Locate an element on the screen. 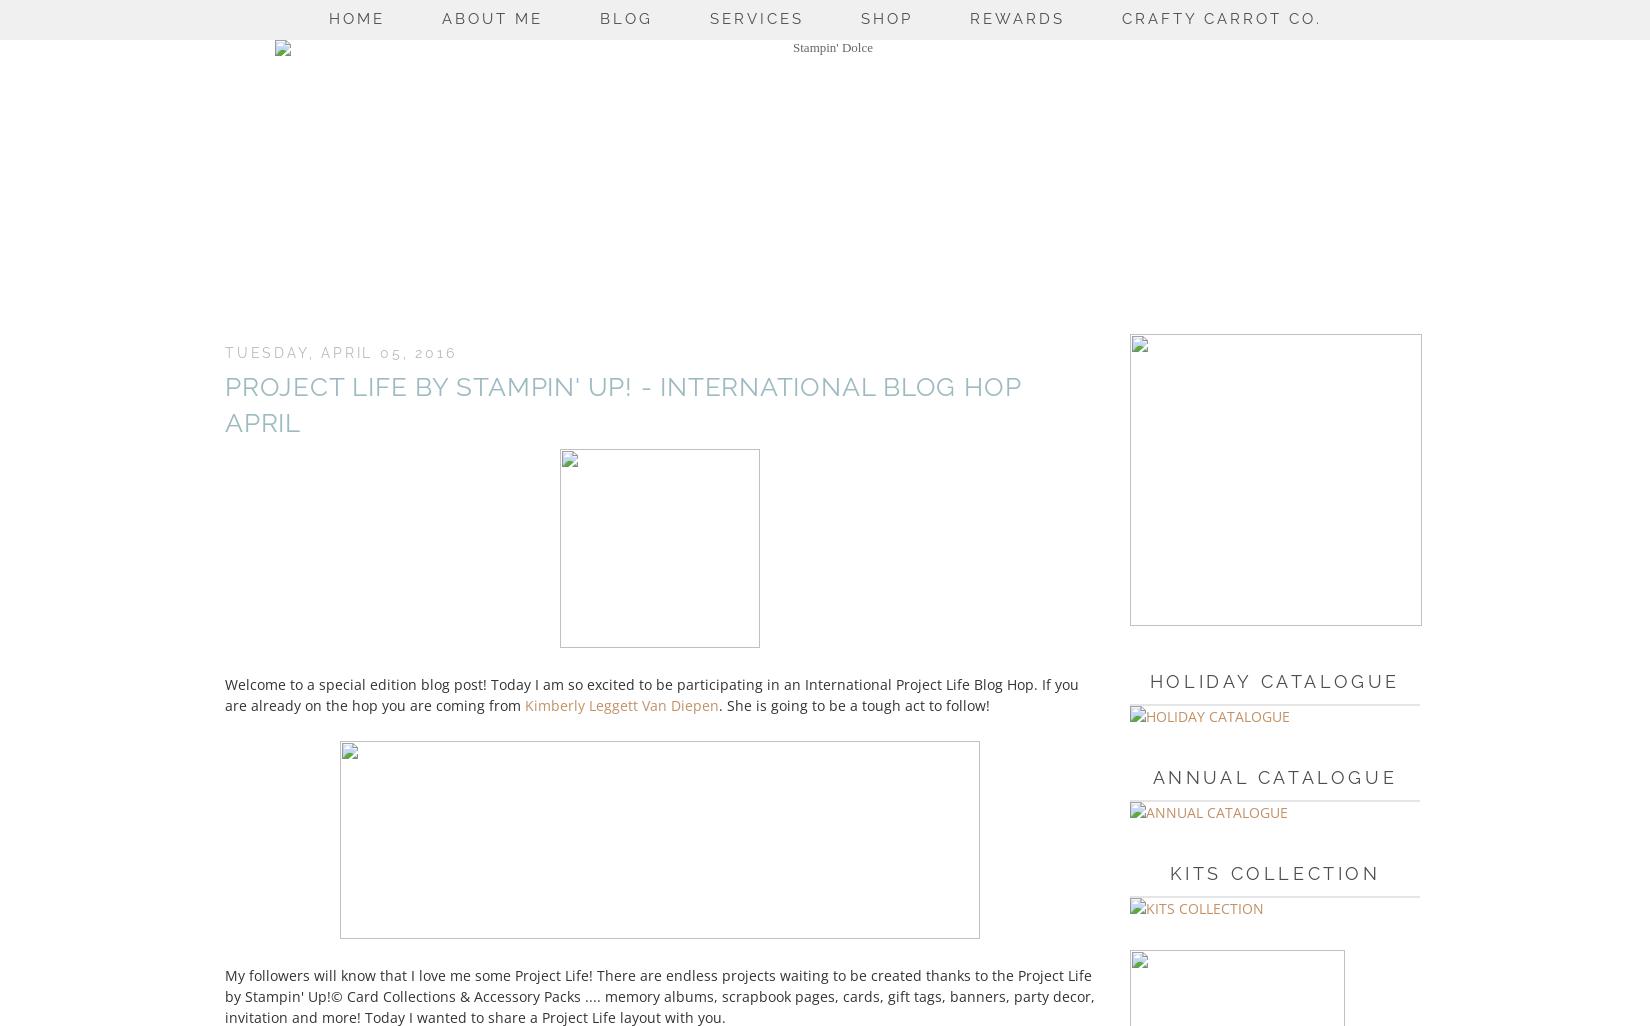 The width and height of the screenshot is (1650, 1026). '. She is going to be a tough act to follow!' is located at coordinates (718, 704).